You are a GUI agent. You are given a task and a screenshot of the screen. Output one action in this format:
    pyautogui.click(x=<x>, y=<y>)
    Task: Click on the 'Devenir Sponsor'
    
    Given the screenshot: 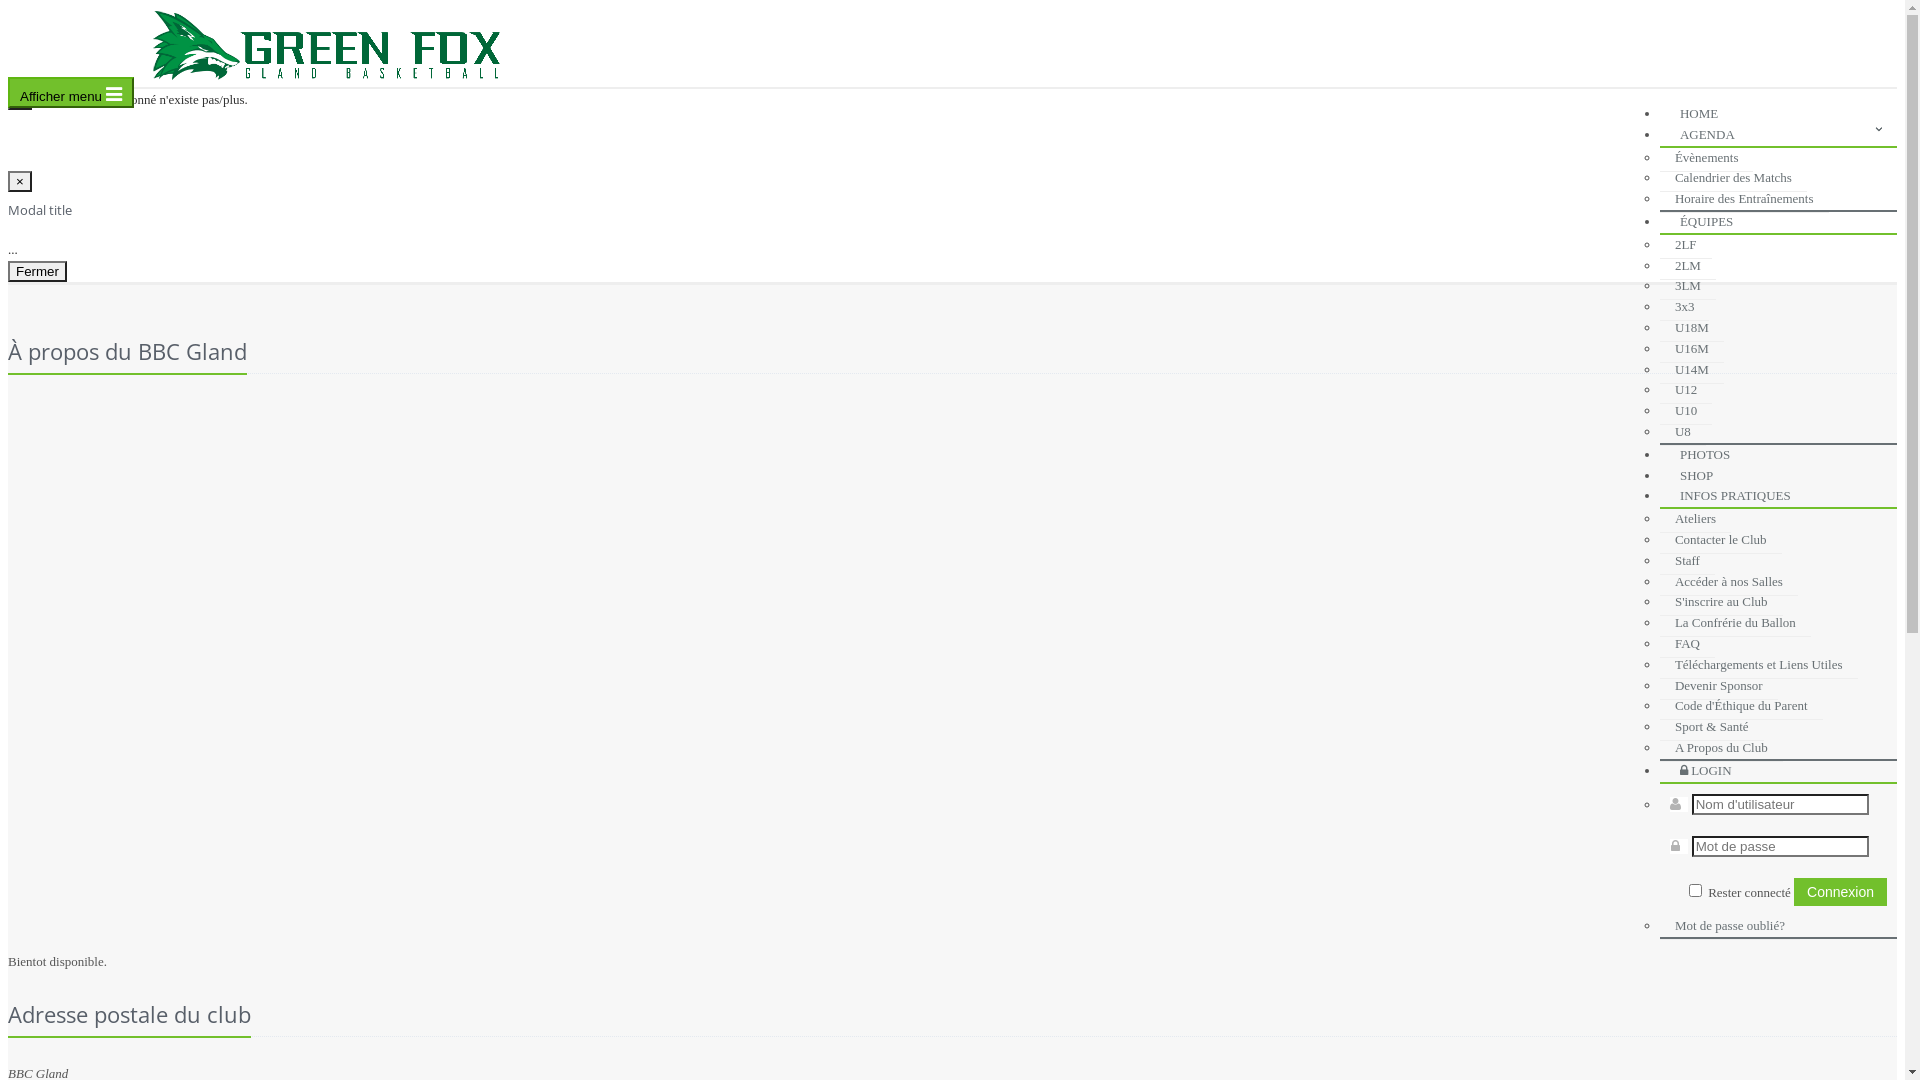 What is the action you would take?
    pyautogui.click(x=1660, y=685)
    